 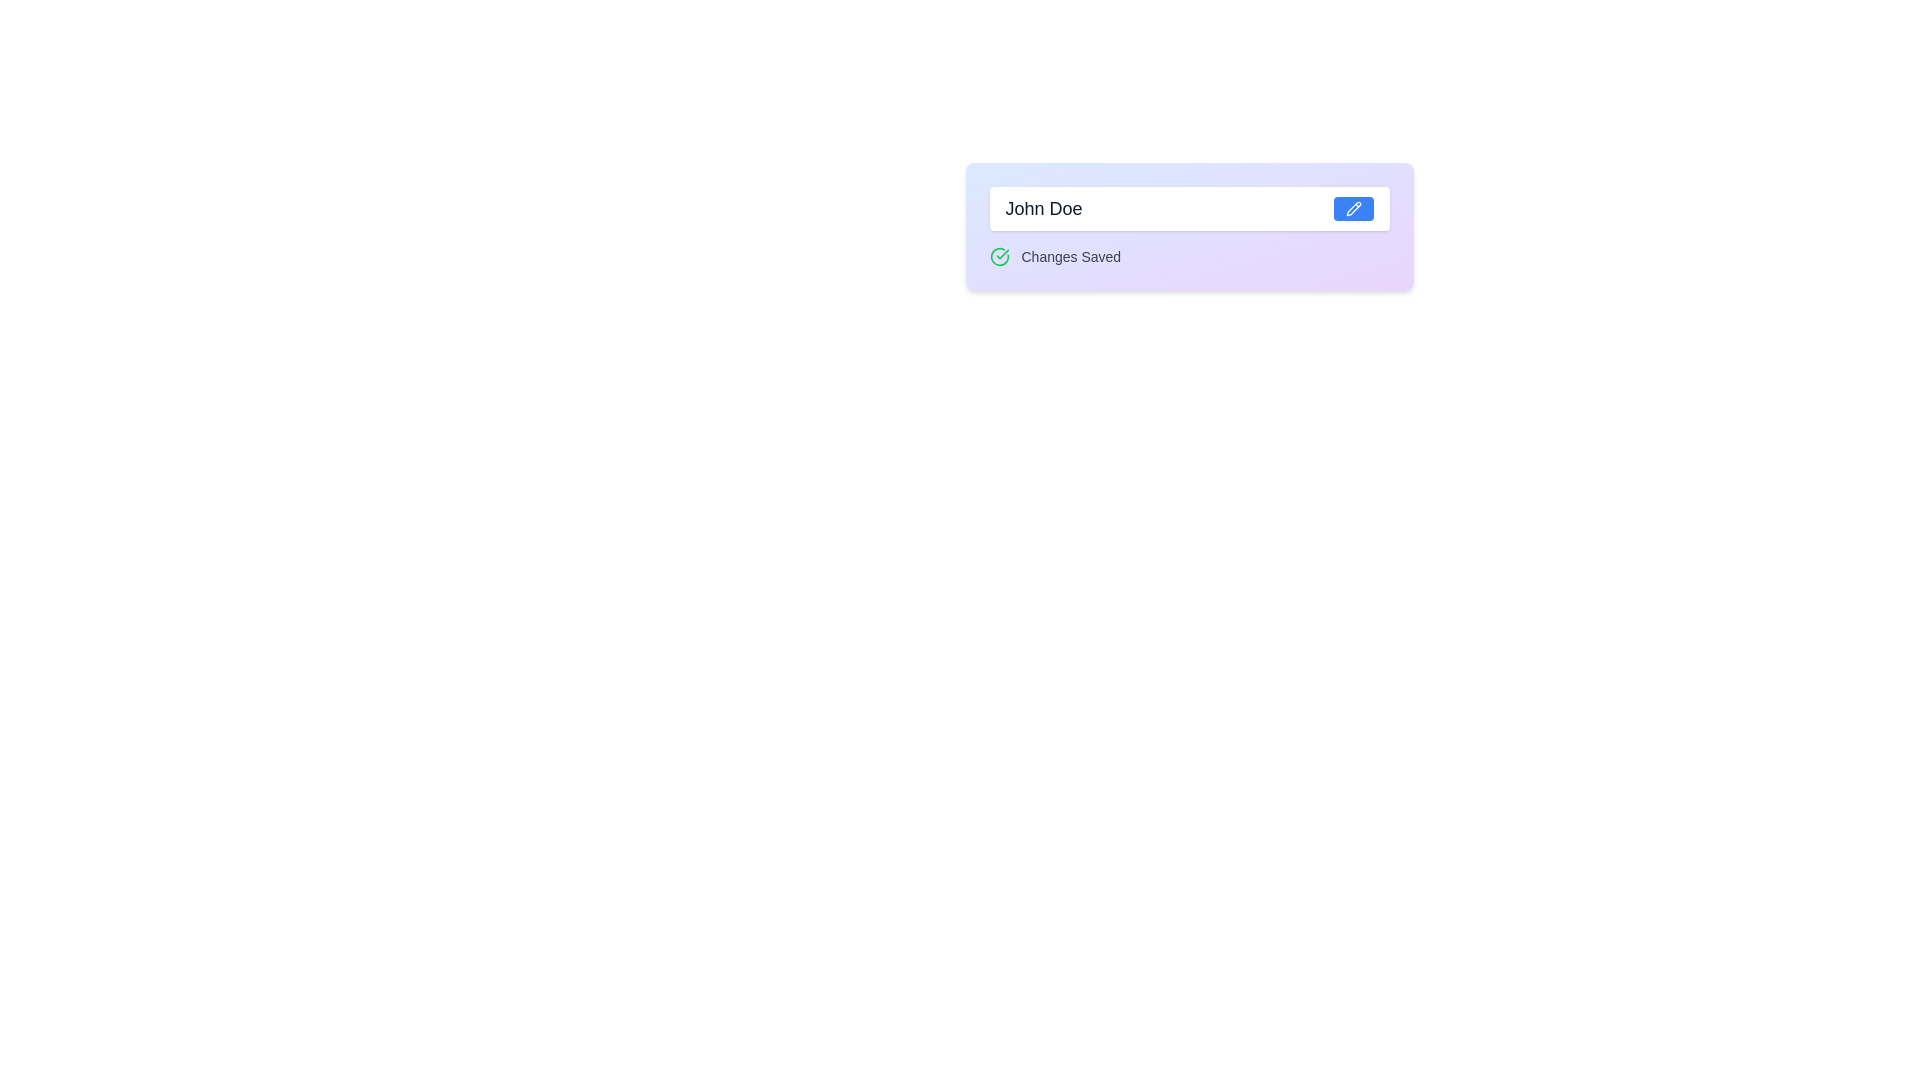 What do you see at coordinates (1353, 208) in the screenshot?
I see `the blue pencil icon button located at the right margin of the input field labeled 'John Doe'` at bounding box center [1353, 208].